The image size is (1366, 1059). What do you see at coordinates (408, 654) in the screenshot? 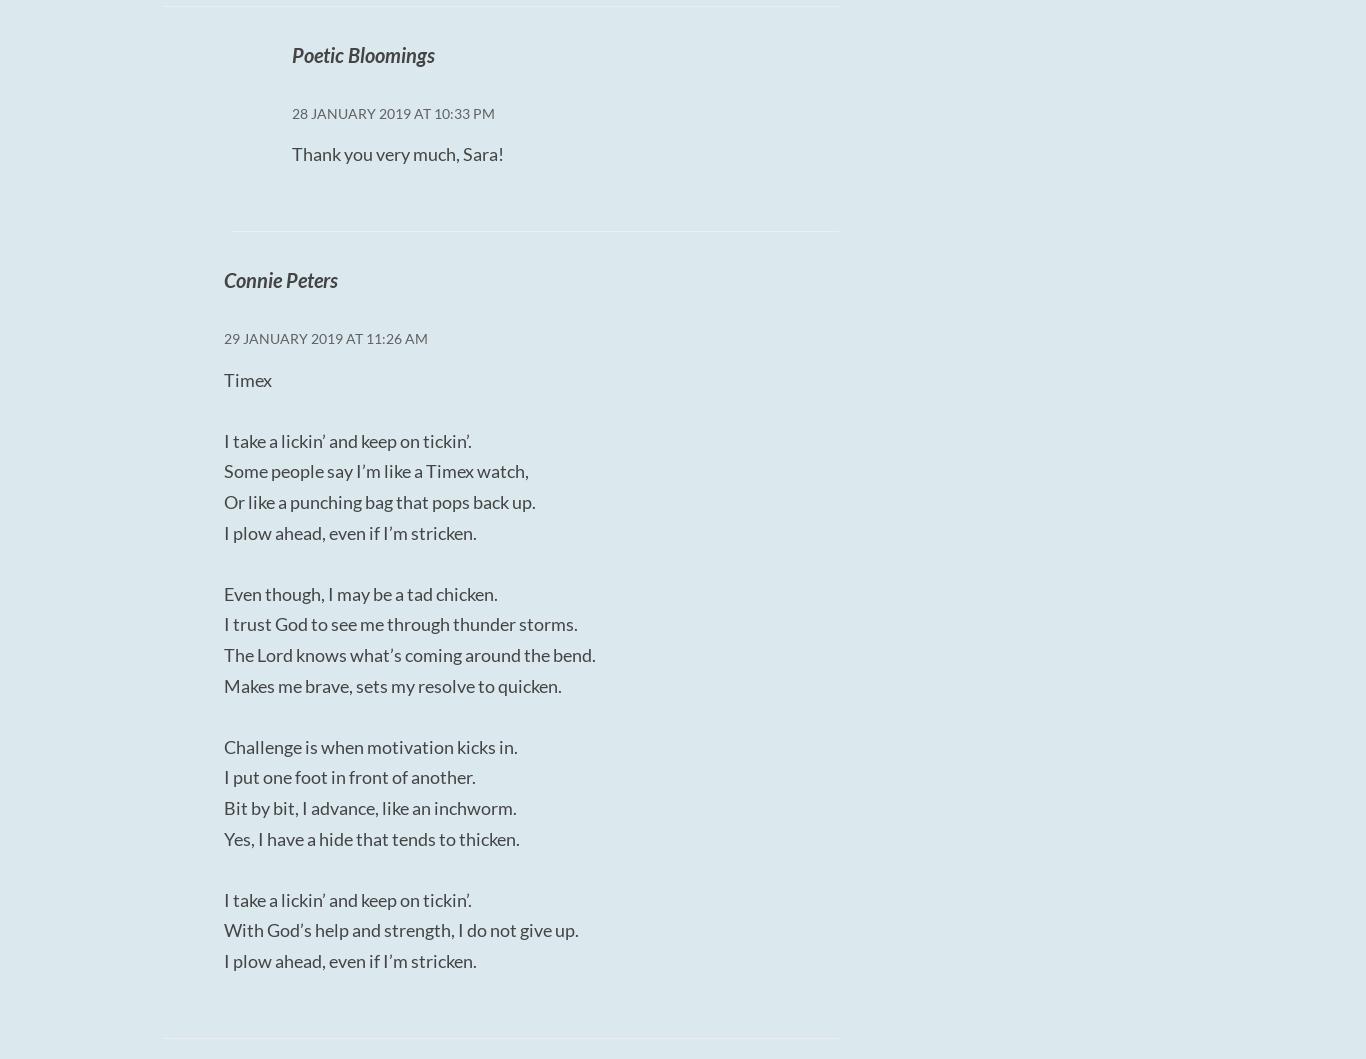
I see `'The Lord knows what’s coming around the bend.'` at bounding box center [408, 654].